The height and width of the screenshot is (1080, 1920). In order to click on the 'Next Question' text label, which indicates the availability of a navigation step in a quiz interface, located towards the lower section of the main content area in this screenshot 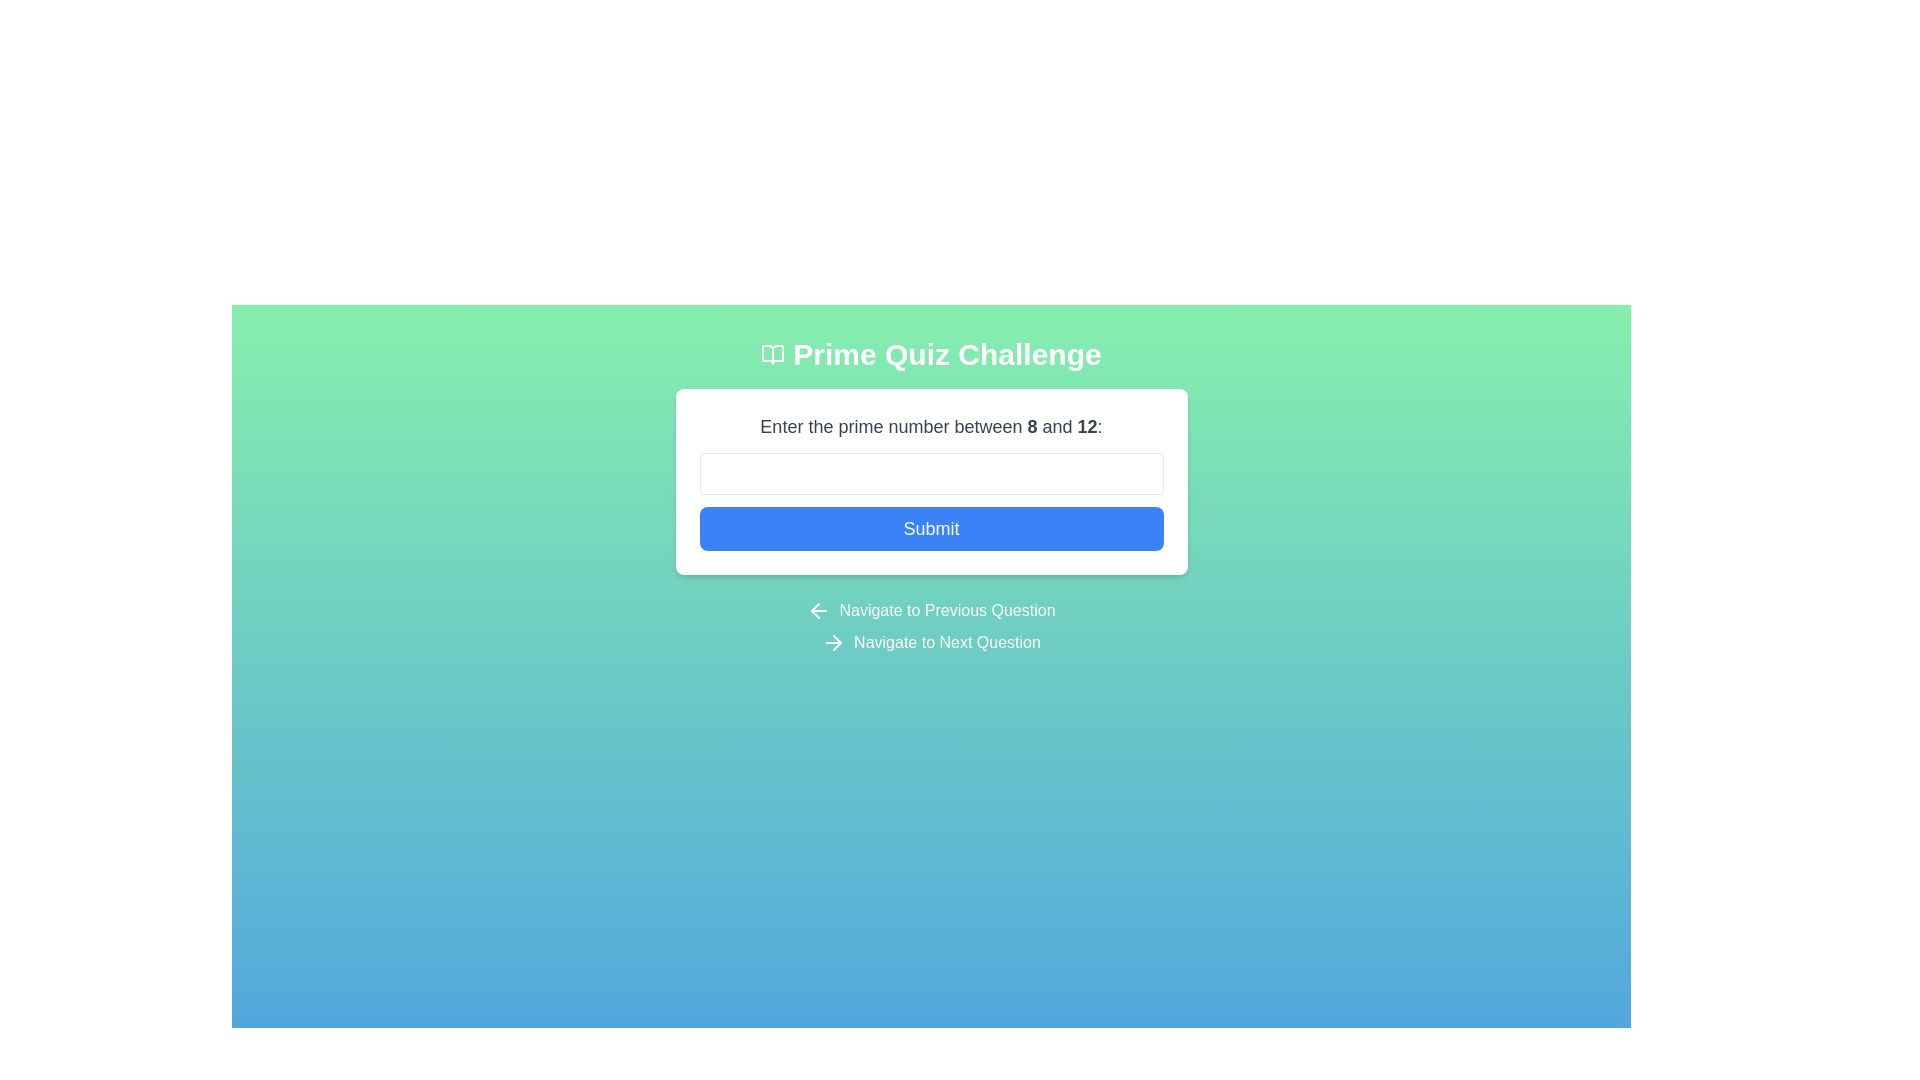, I will do `click(946, 643)`.